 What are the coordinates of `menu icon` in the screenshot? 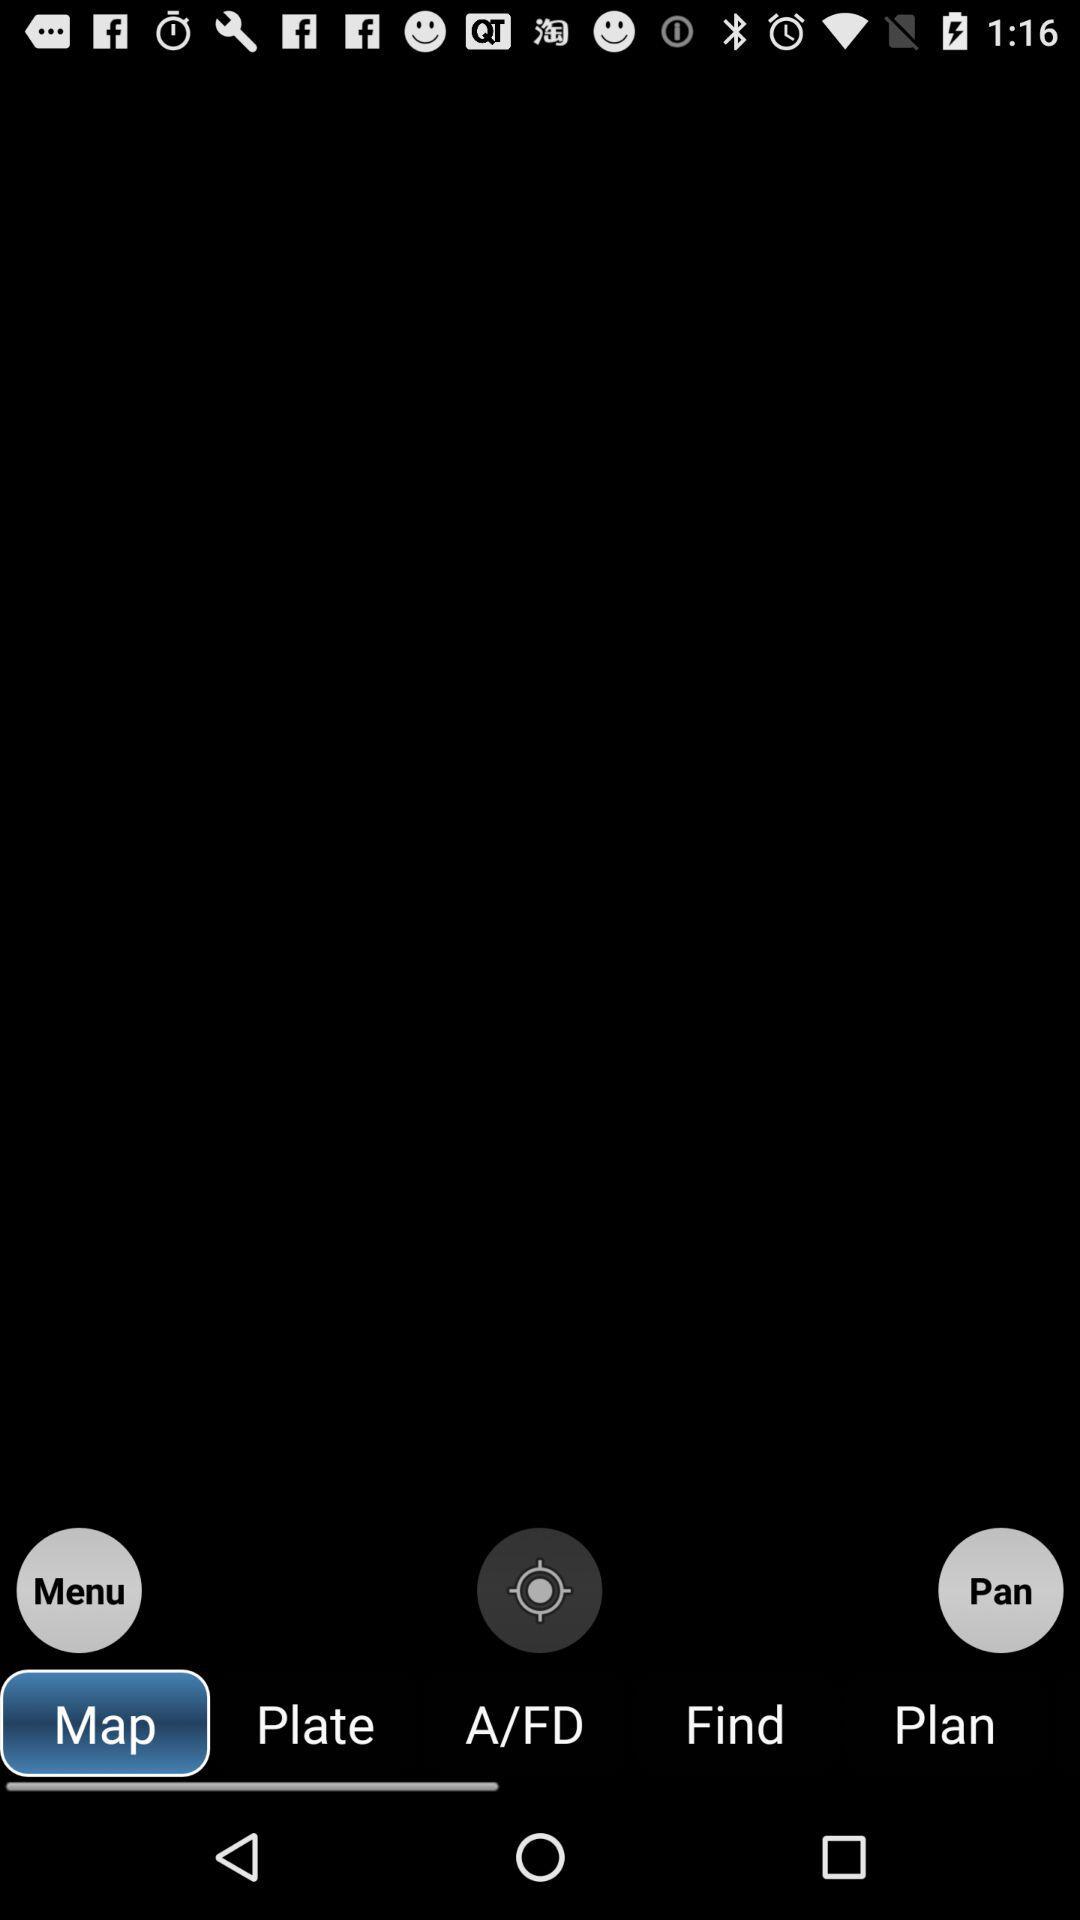 It's located at (78, 1589).